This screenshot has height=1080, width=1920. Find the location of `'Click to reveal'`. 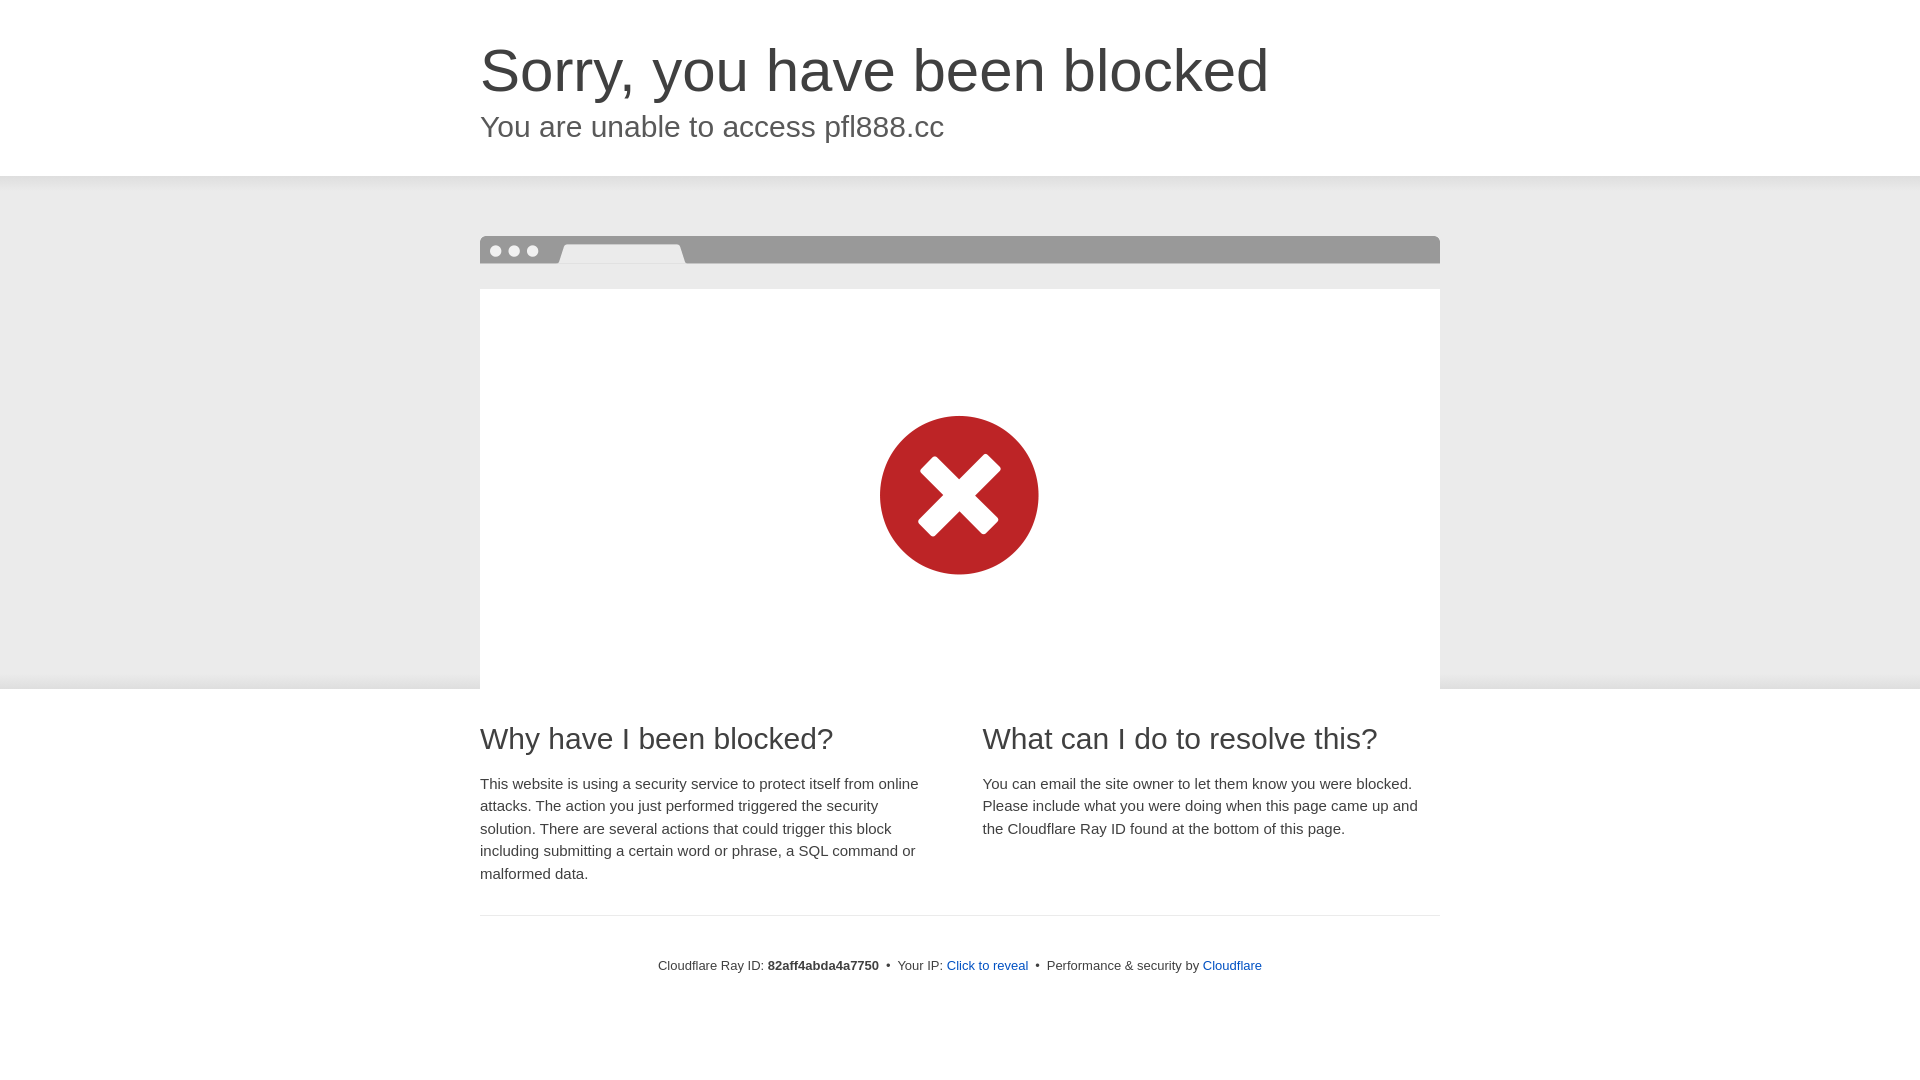

'Click to reveal' is located at coordinates (988, 964).